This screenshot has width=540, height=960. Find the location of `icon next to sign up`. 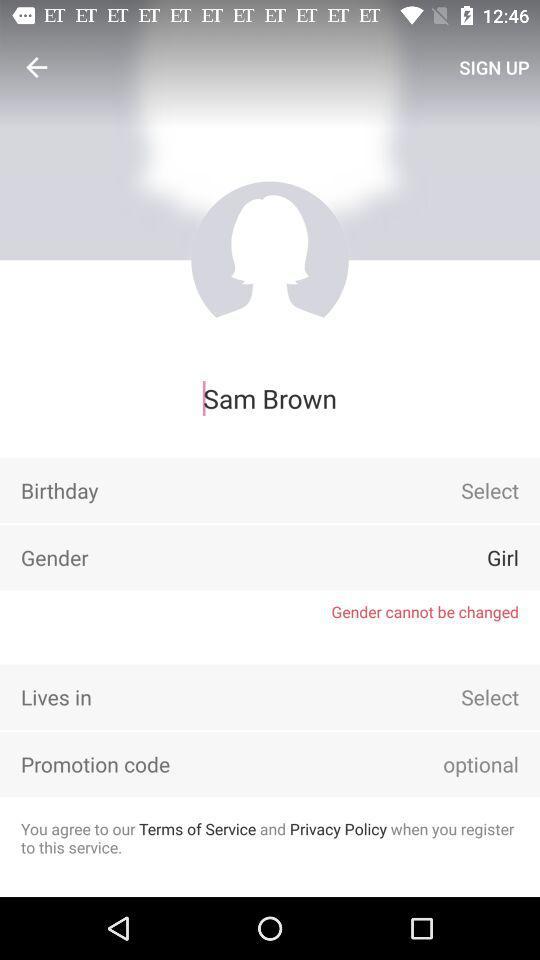

icon next to sign up is located at coordinates (36, 67).